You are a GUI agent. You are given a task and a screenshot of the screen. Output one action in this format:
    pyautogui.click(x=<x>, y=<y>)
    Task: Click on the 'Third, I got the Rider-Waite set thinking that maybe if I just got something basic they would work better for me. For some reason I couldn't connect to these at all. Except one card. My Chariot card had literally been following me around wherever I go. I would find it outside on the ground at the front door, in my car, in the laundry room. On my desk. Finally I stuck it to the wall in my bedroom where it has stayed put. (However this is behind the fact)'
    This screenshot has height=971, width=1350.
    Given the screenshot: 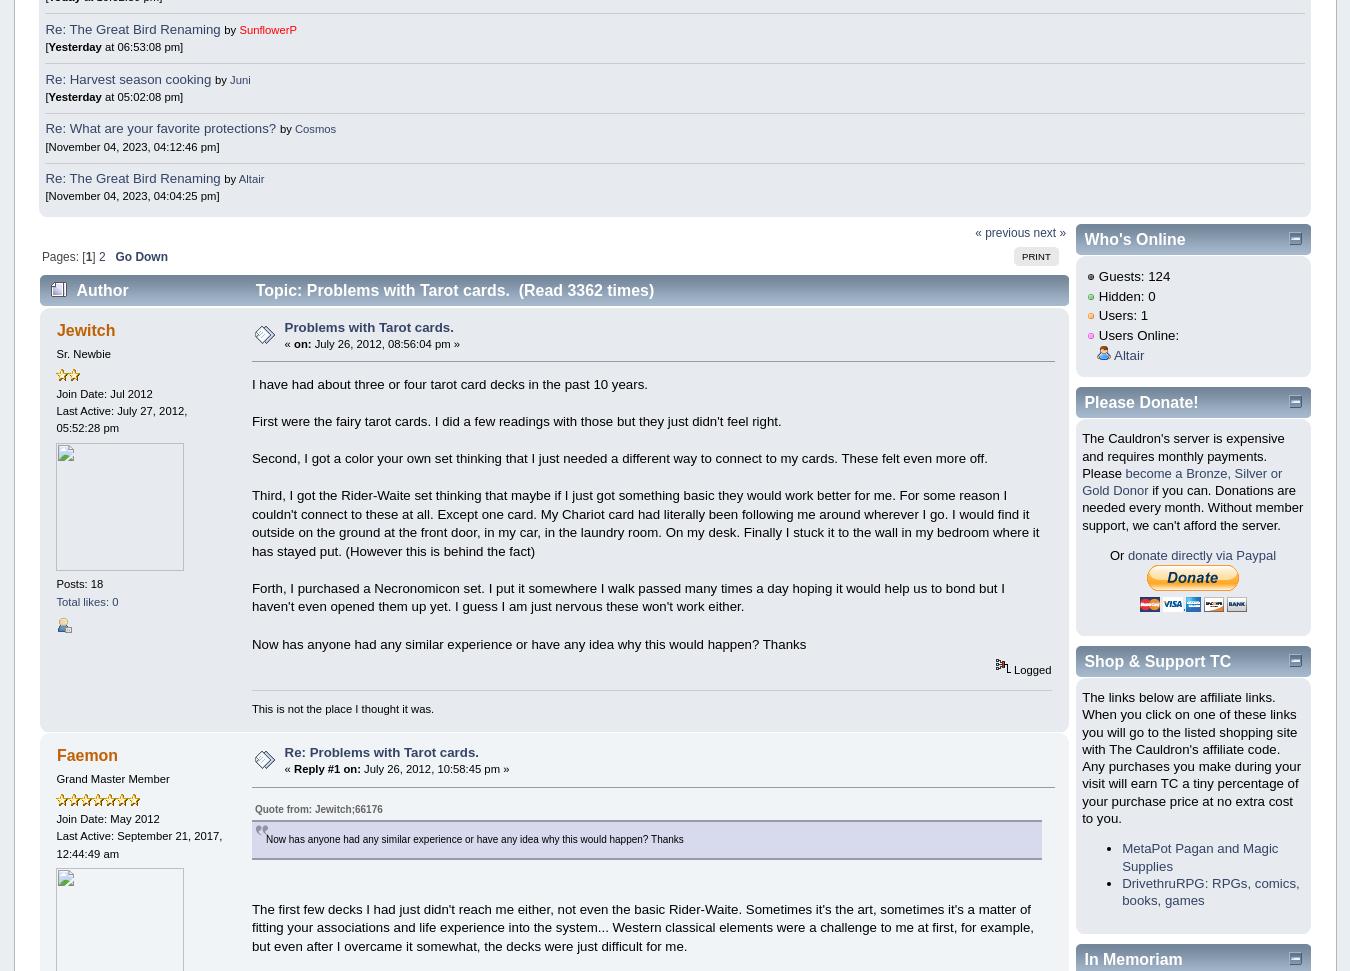 What is the action you would take?
    pyautogui.click(x=249, y=521)
    